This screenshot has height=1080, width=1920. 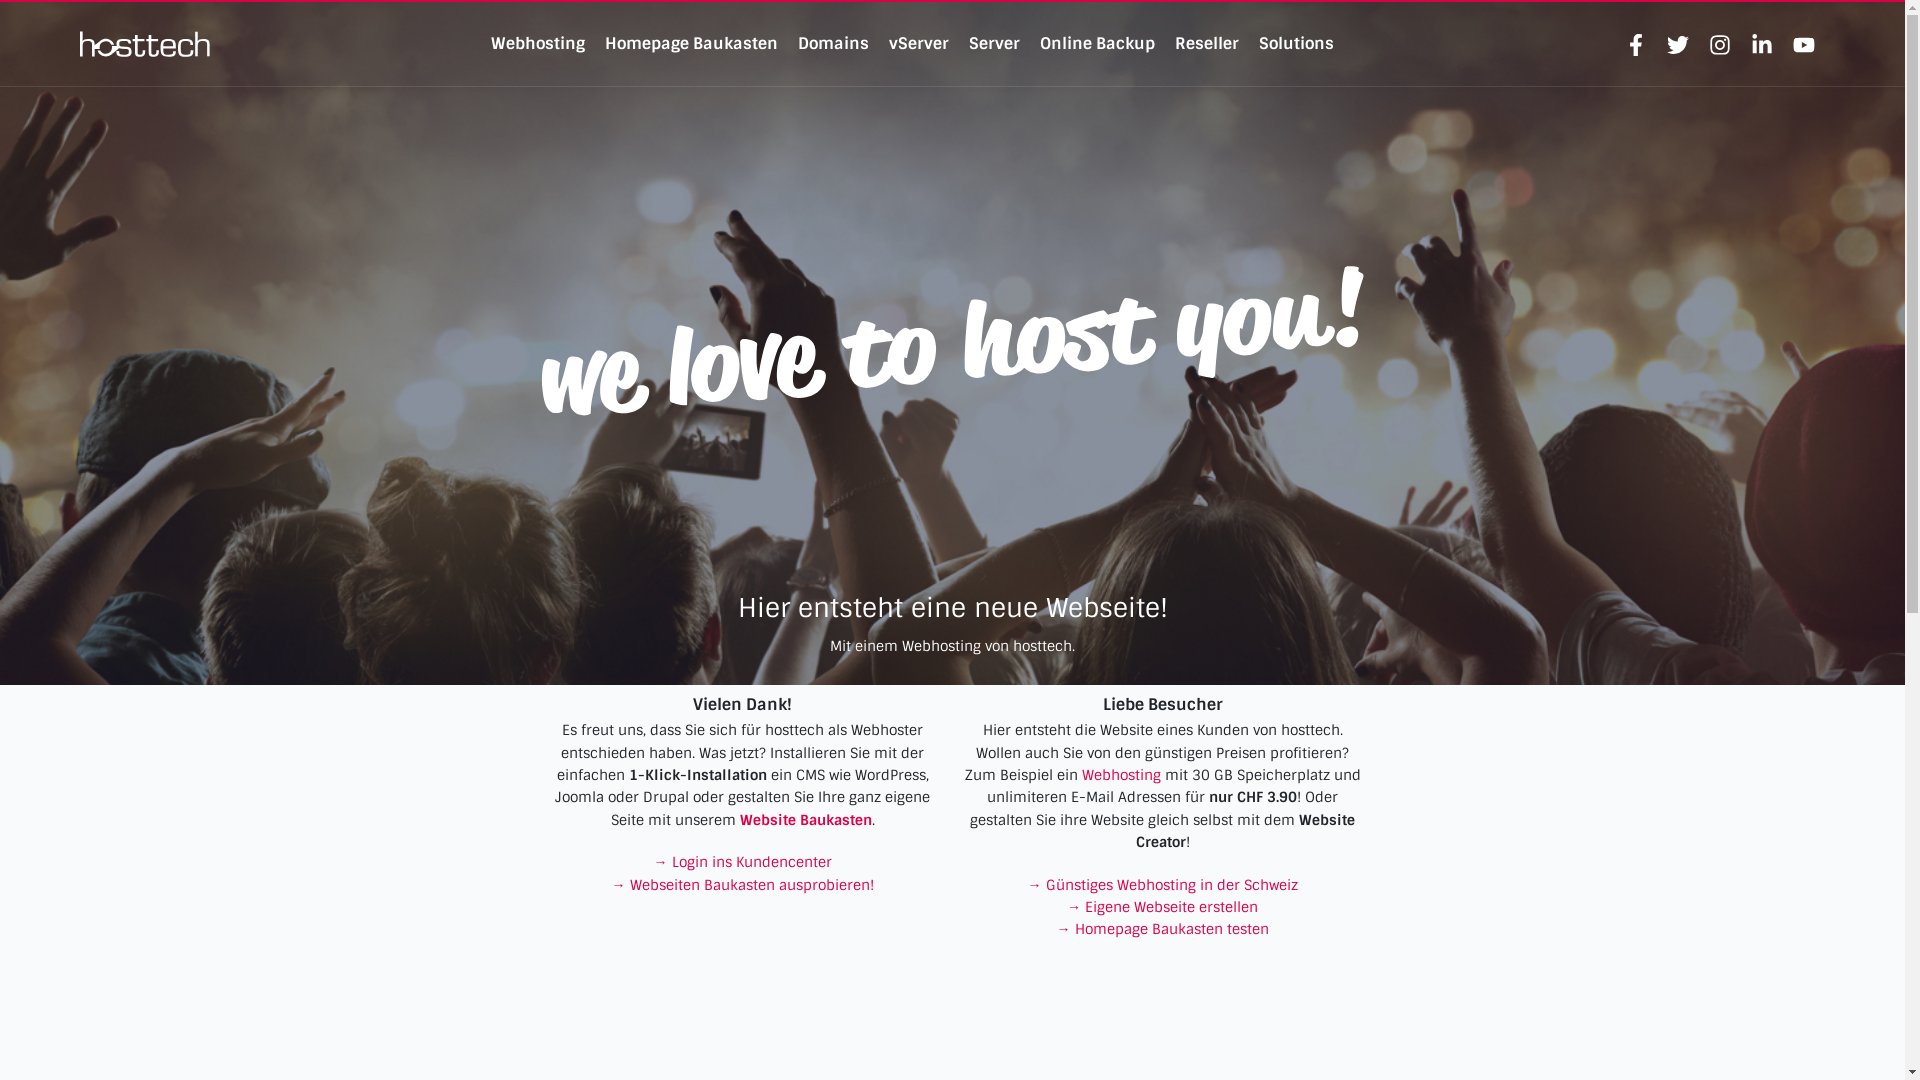 What do you see at coordinates (806, 820) in the screenshot?
I see `'Website Baukasten'` at bounding box center [806, 820].